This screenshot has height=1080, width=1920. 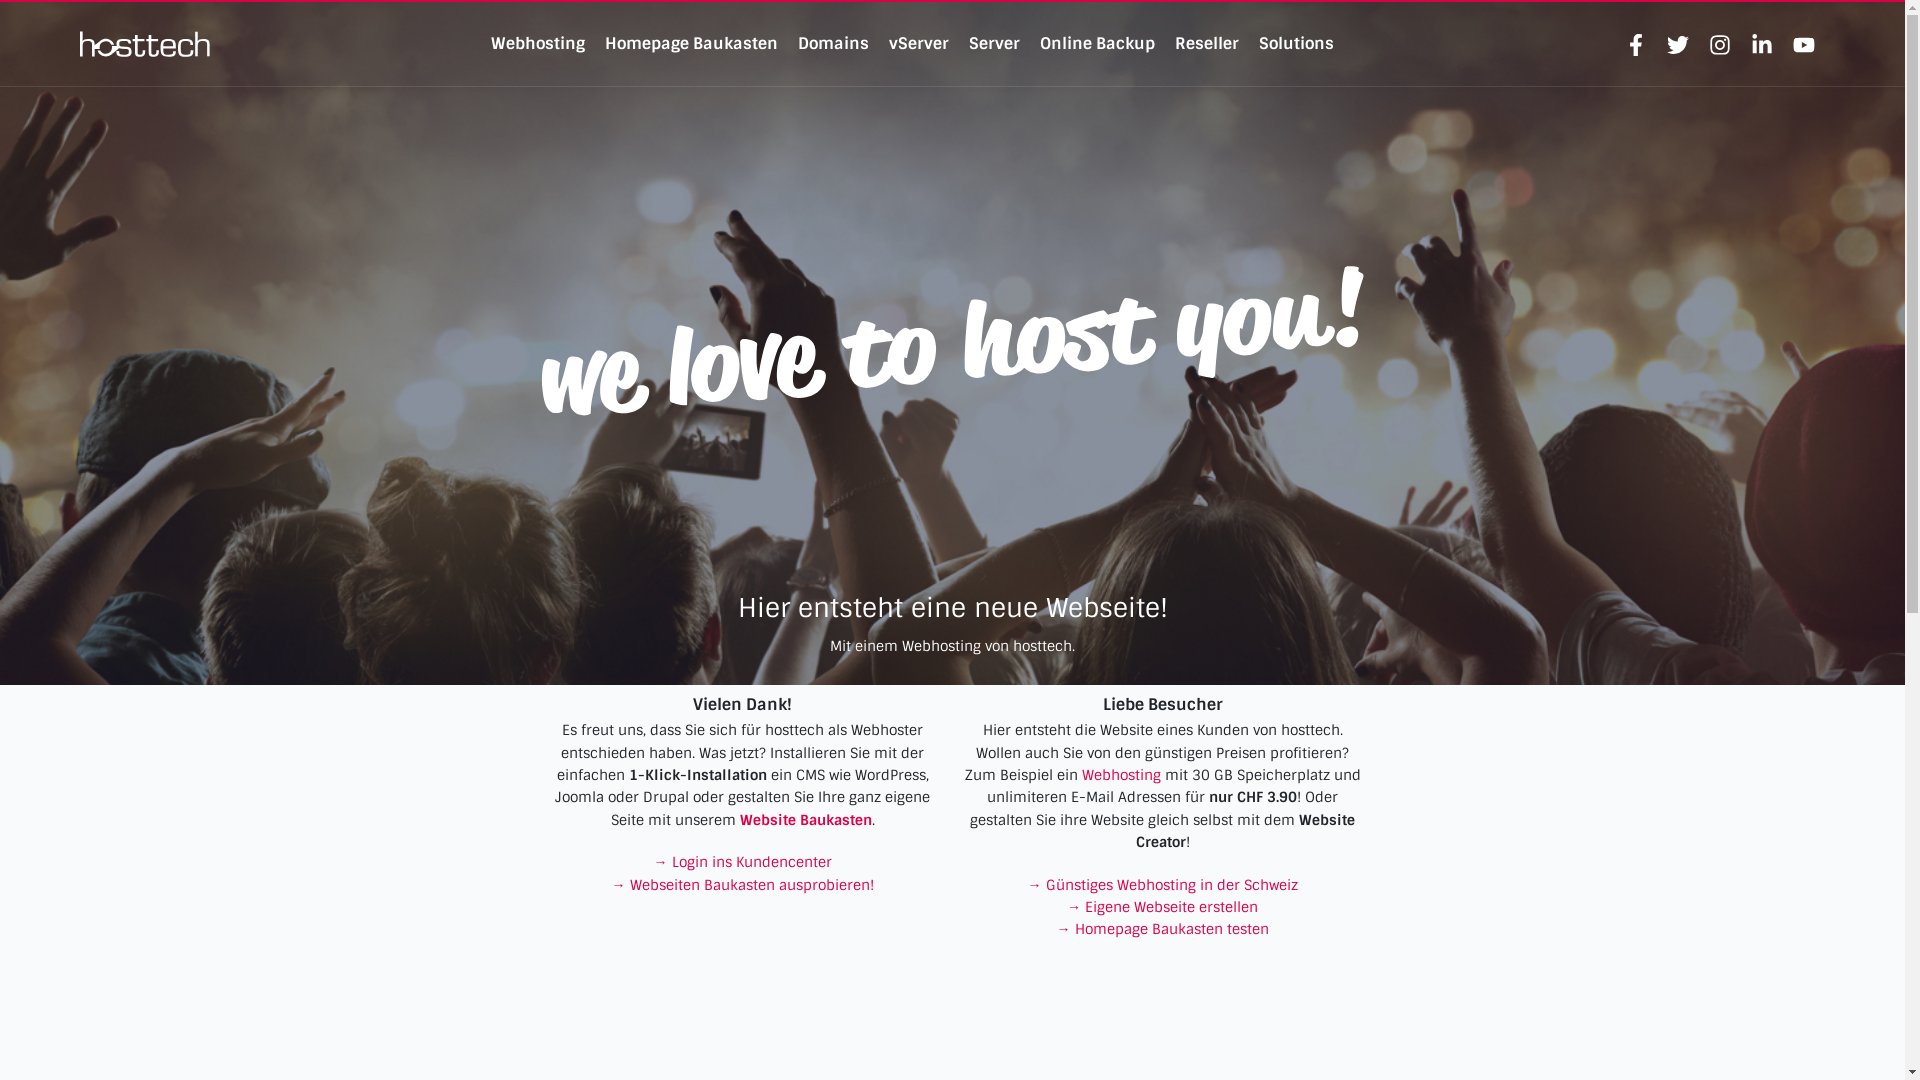 What do you see at coordinates (806, 820) in the screenshot?
I see `'Website Baukasten'` at bounding box center [806, 820].